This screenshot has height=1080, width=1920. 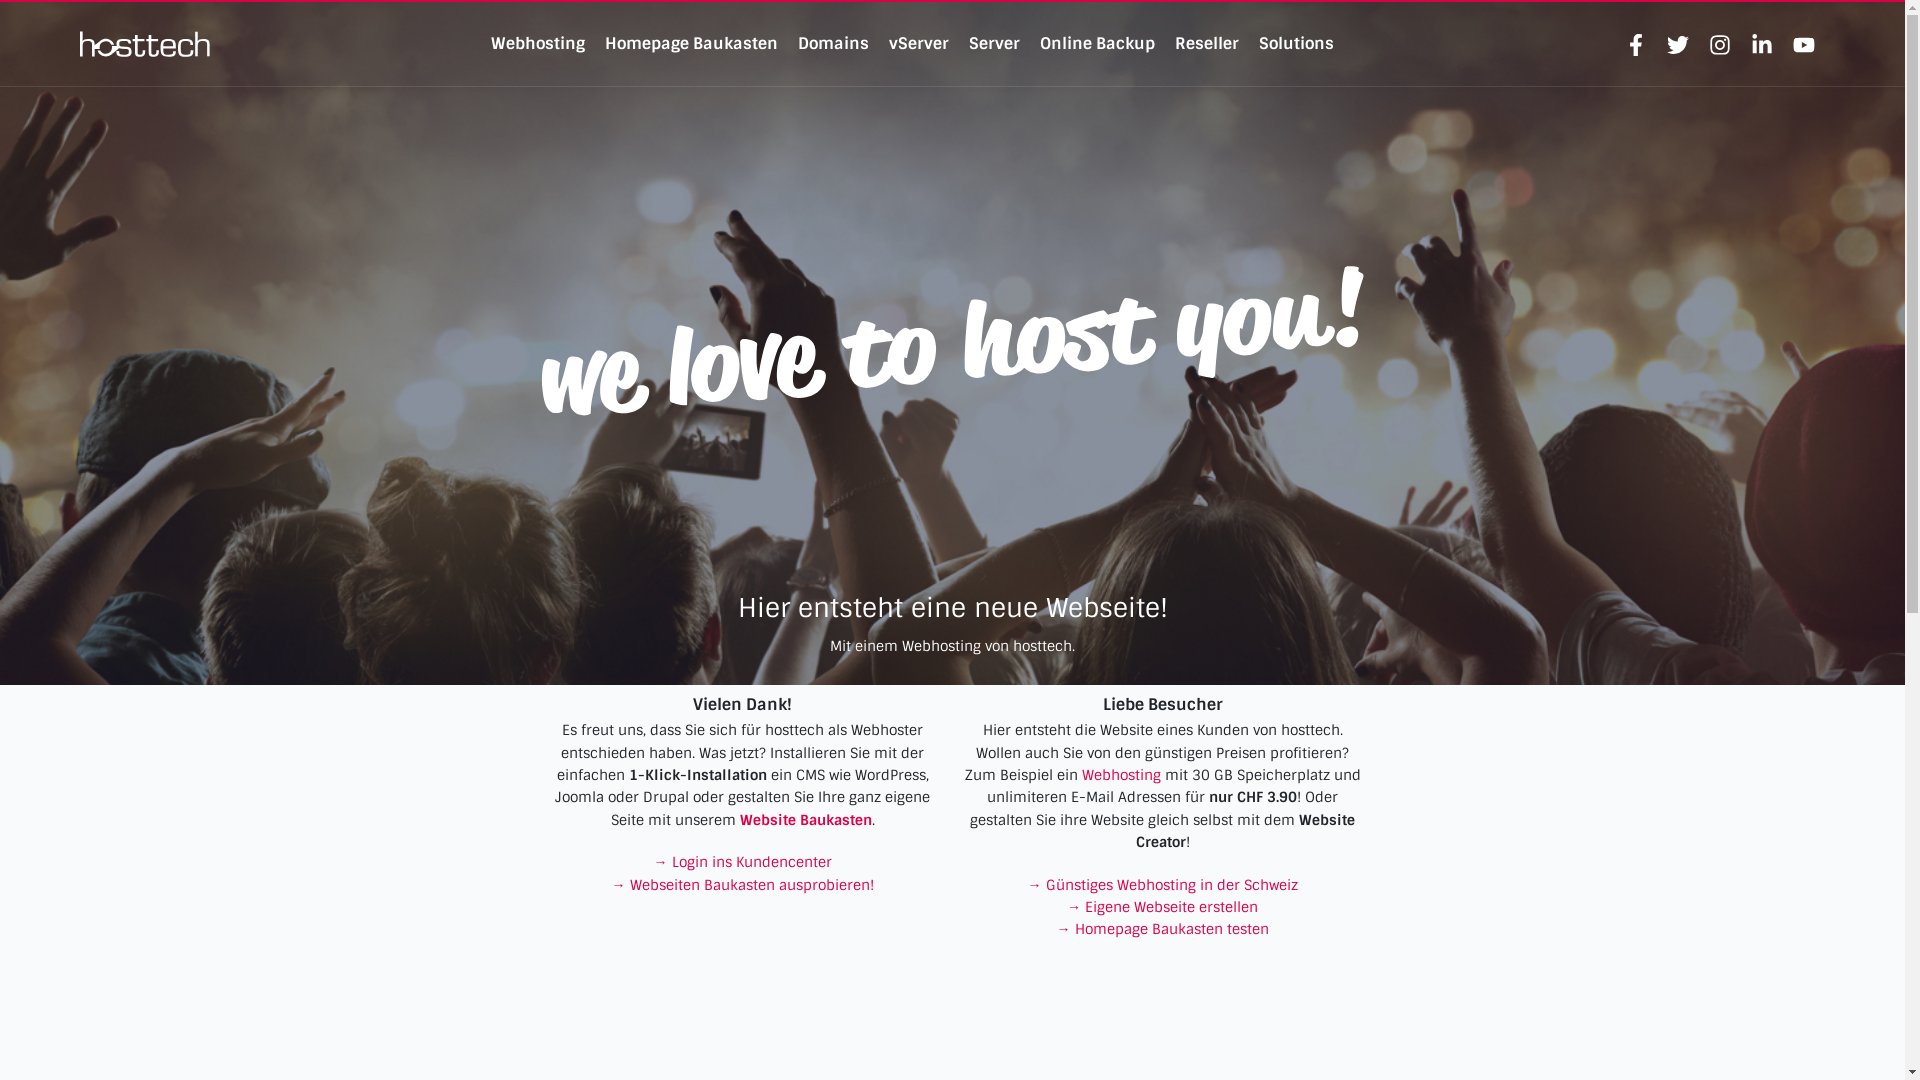 What do you see at coordinates (806, 820) in the screenshot?
I see `'Website Baukasten'` at bounding box center [806, 820].